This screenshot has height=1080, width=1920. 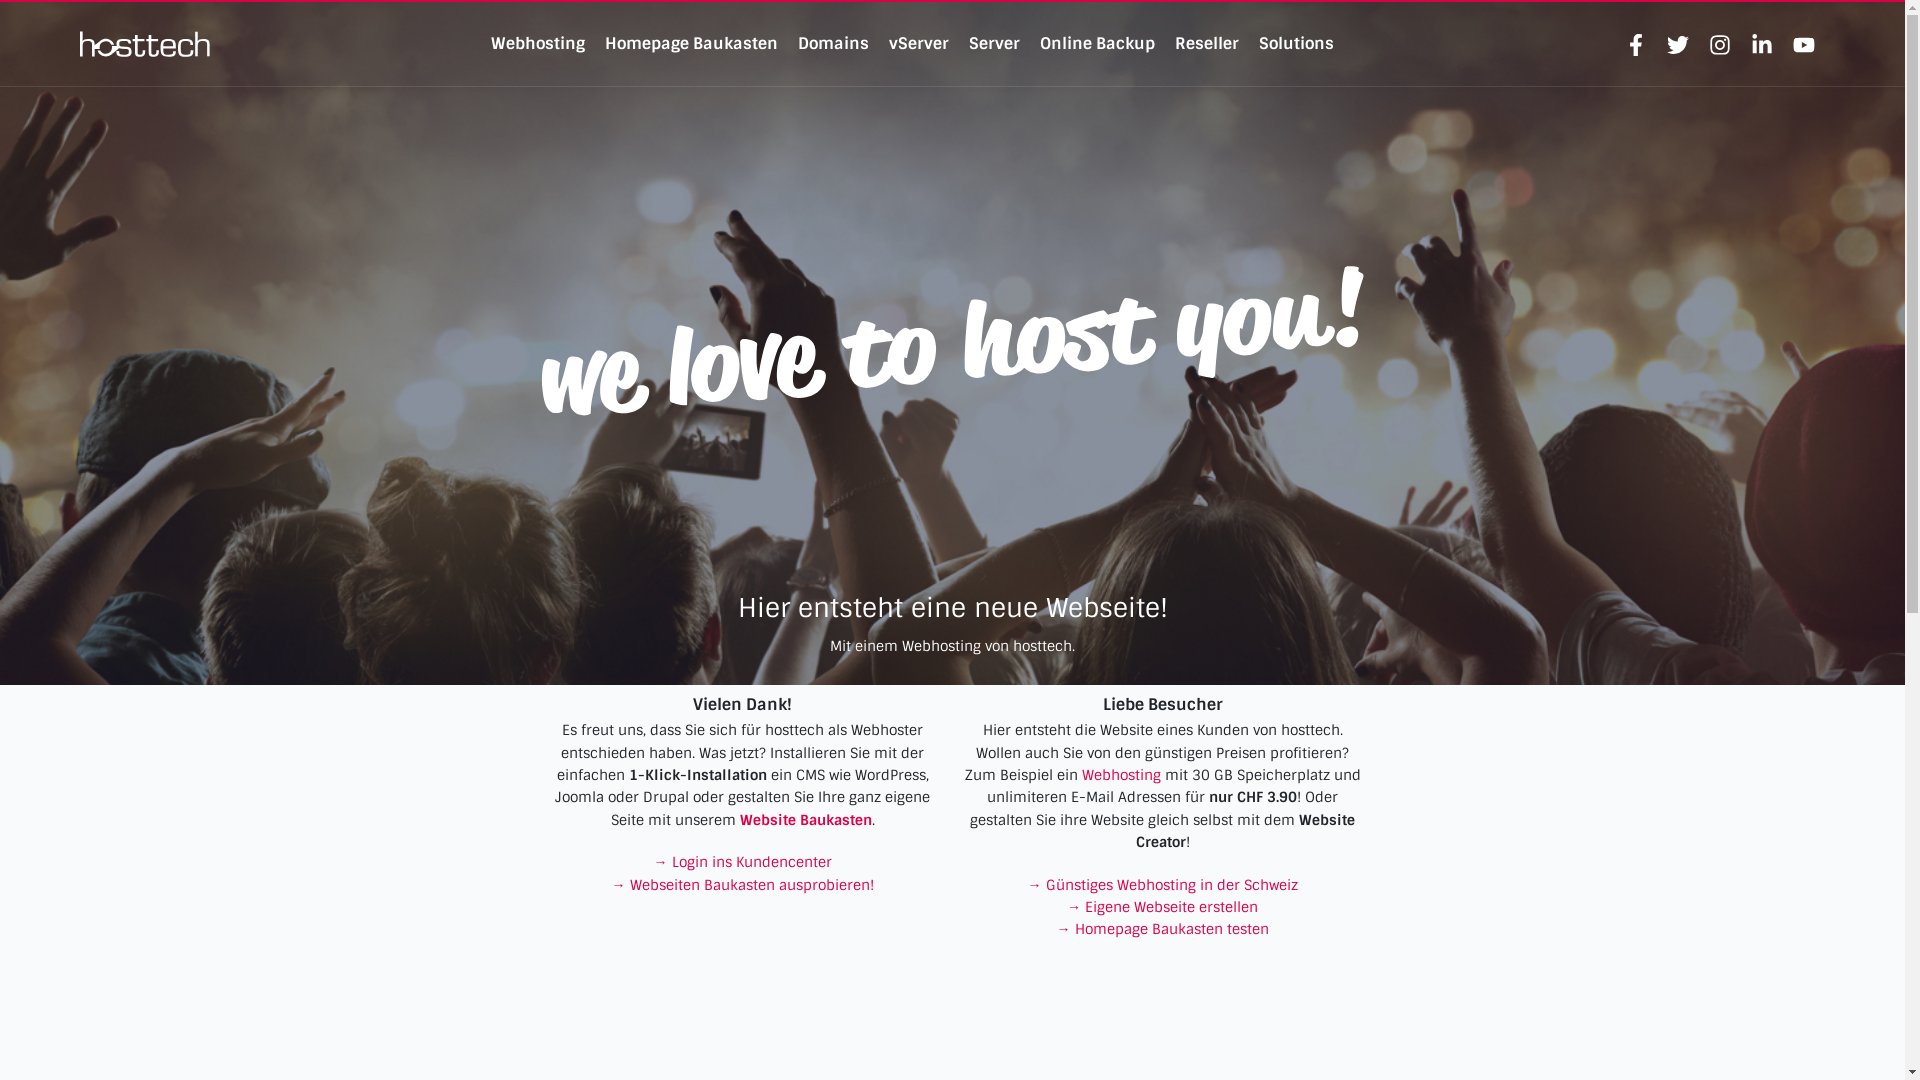 What do you see at coordinates (806, 820) in the screenshot?
I see `'Website Baukasten'` at bounding box center [806, 820].